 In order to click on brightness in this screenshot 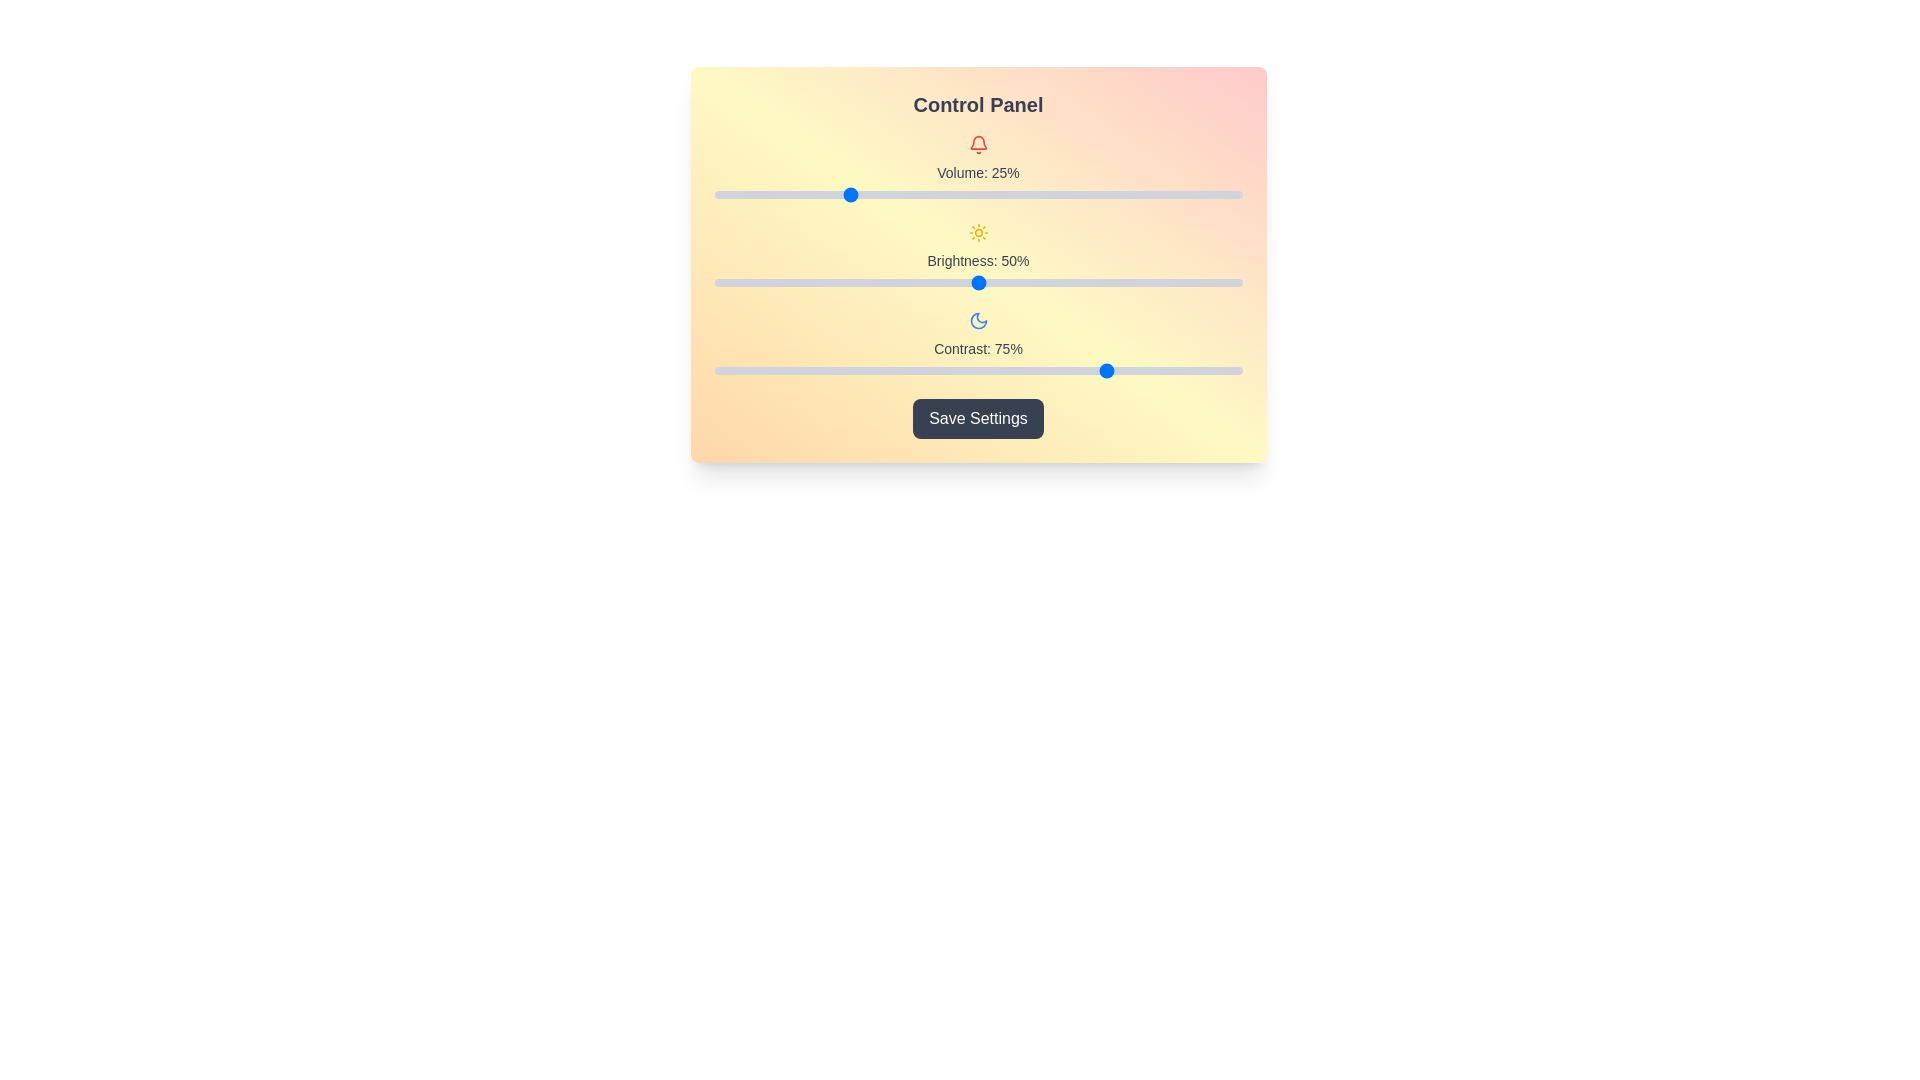, I will do `click(1046, 282)`.